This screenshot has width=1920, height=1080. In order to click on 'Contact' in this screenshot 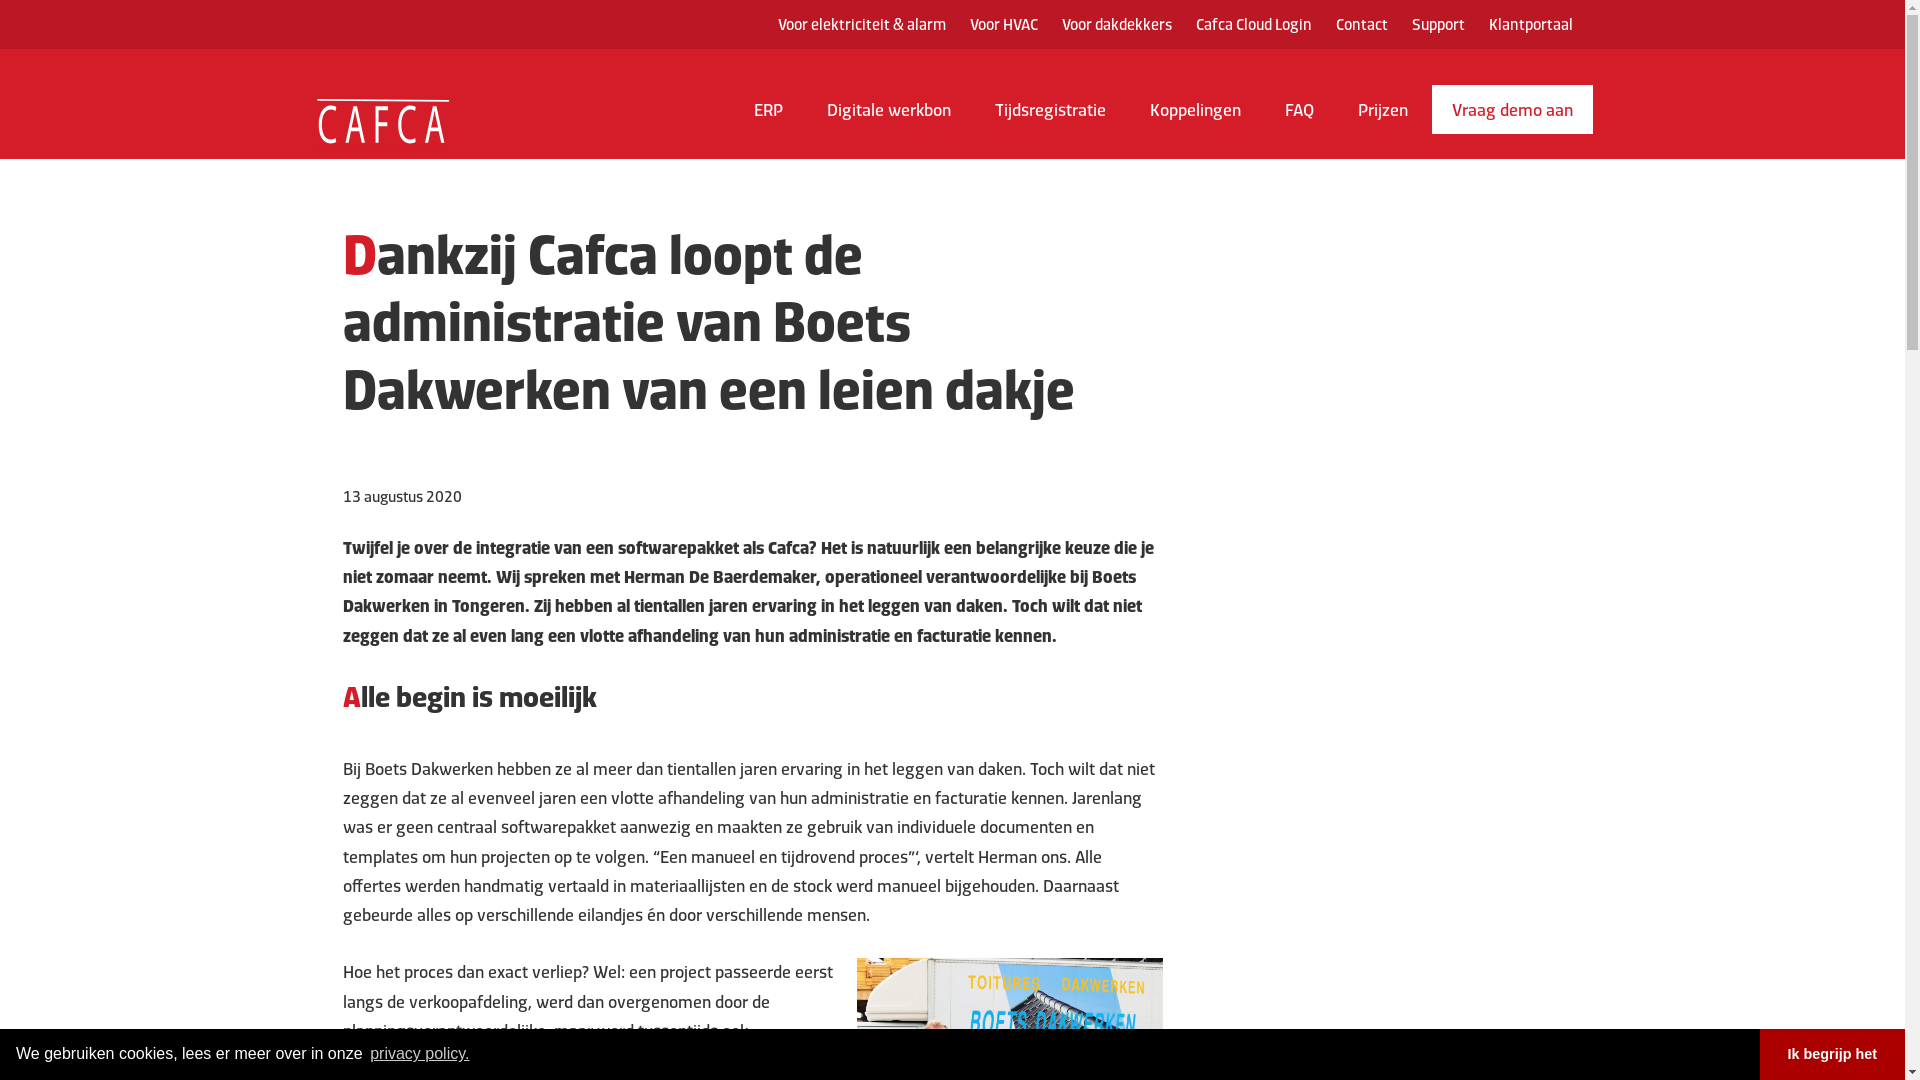, I will do `click(1361, 24)`.